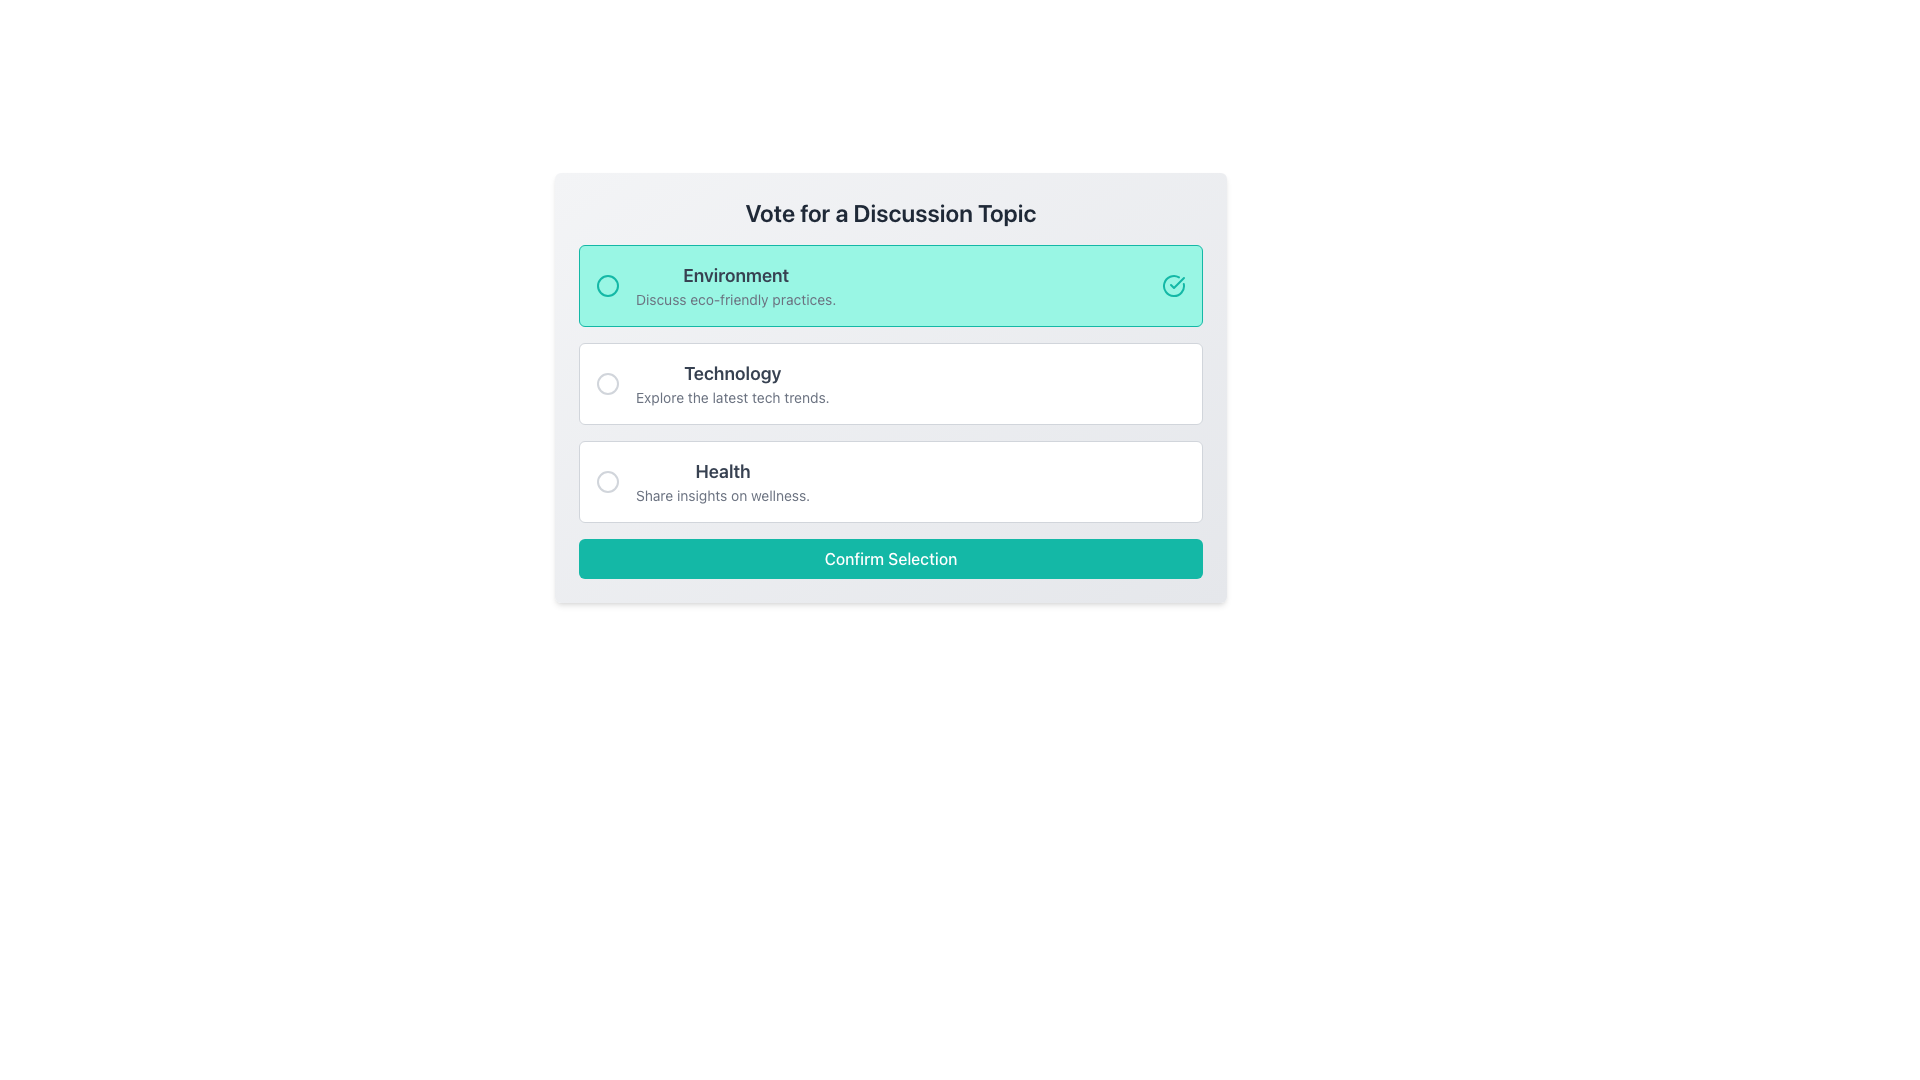 The height and width of the screenshot is (1080, 1920). I want to click on the checkmark icon, which serves as a visual confirmation indicator located at the top right corner of the 'Environment' selection box, so click(1177, 282).